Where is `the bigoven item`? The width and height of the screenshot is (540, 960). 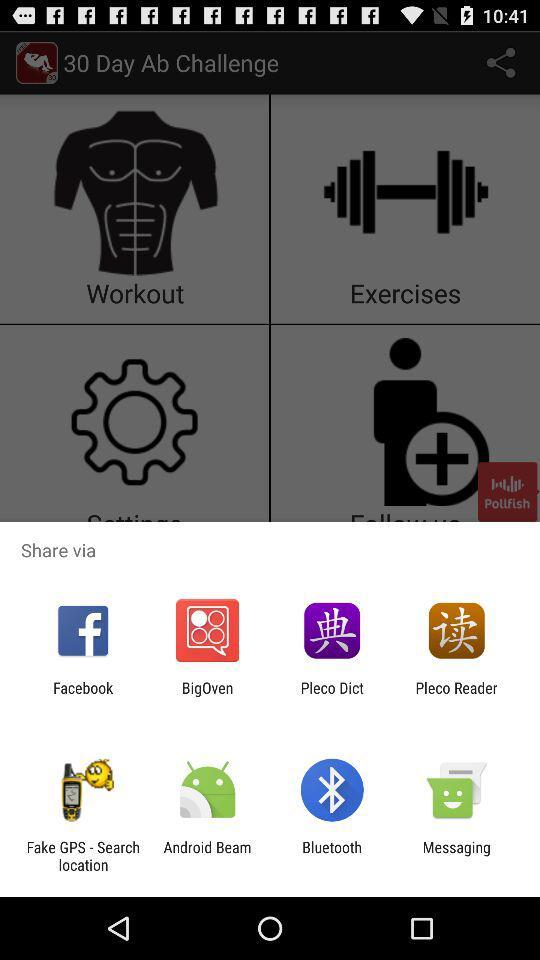 the bigoven item is located at coordinates (206, 696).